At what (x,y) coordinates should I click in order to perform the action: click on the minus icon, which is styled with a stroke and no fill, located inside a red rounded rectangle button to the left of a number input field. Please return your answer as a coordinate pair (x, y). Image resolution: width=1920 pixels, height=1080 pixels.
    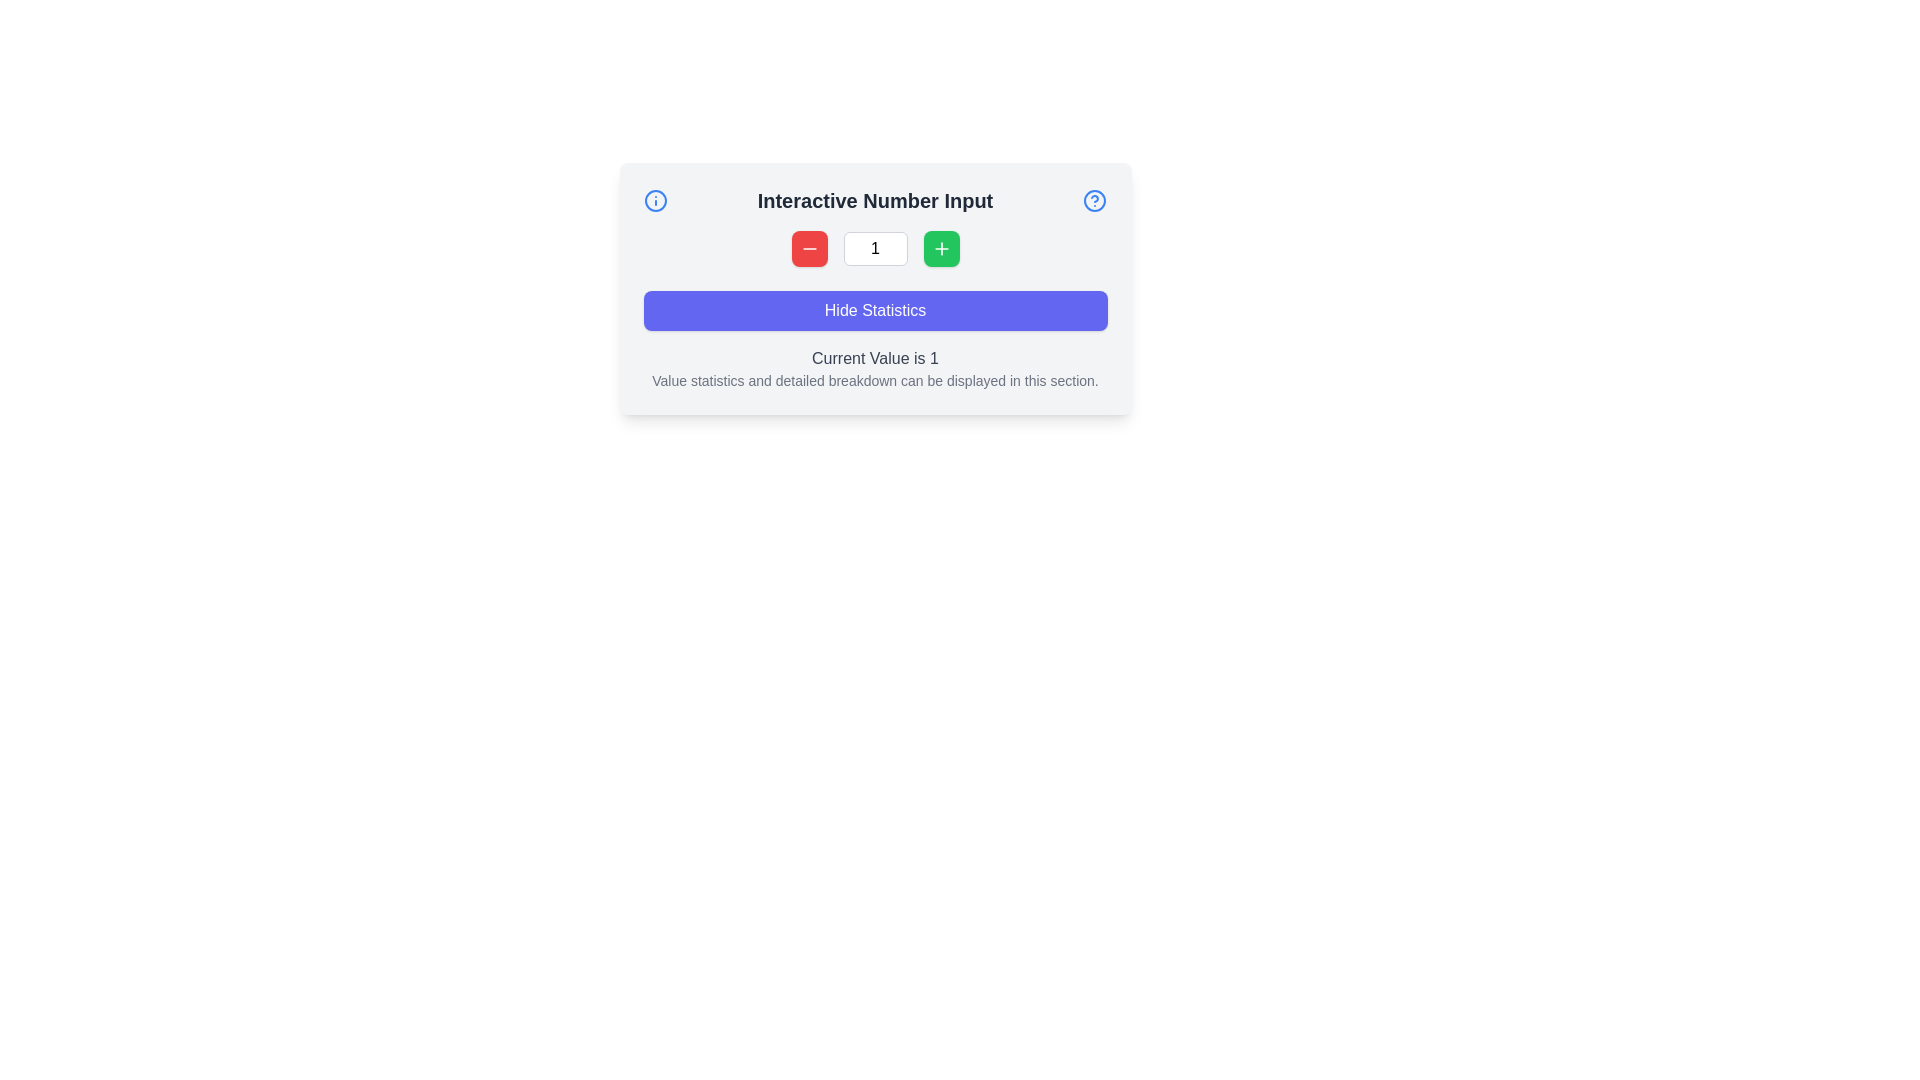
    Looking at the image, I should click on (809, 248).